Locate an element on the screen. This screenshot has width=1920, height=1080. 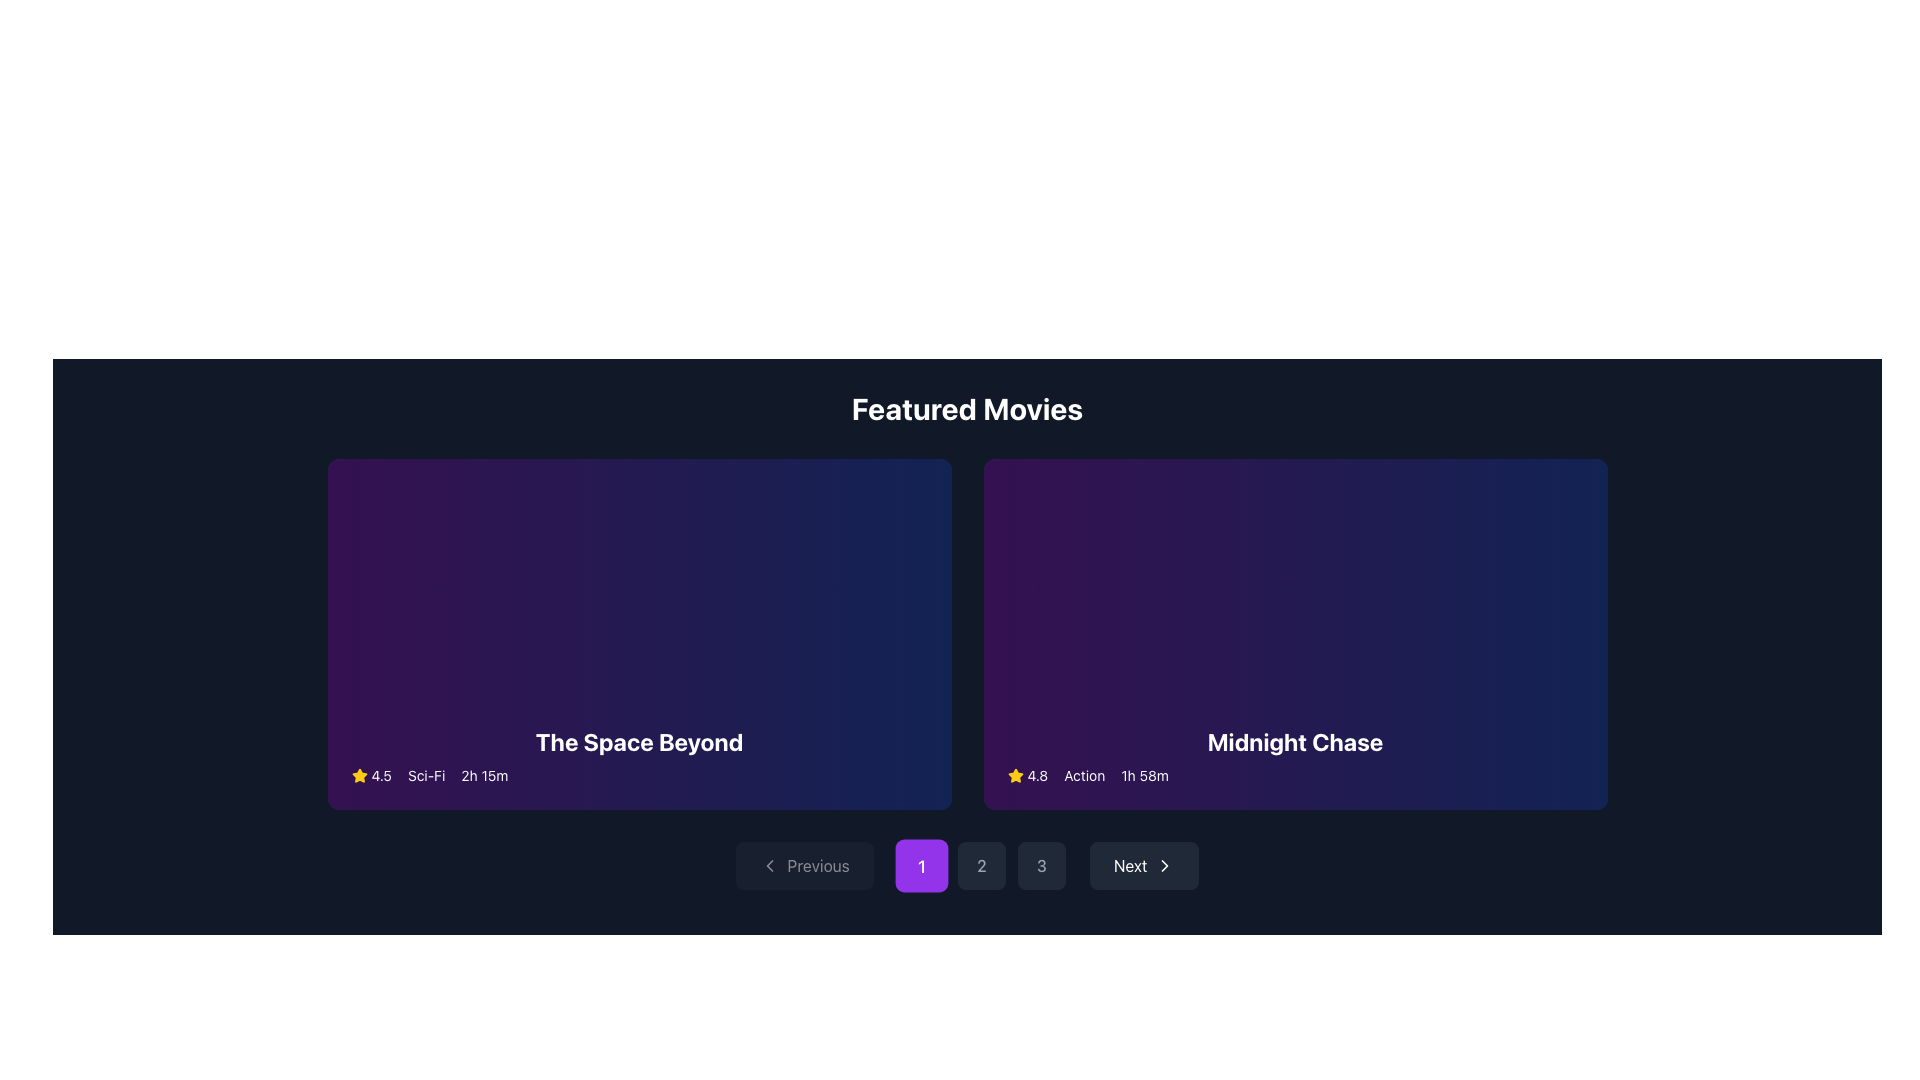
the movie information card for 'The Space Beyond' located at the top-left of the grid layout in the 'Featured Movies' section is located at coordinates (638, 634).